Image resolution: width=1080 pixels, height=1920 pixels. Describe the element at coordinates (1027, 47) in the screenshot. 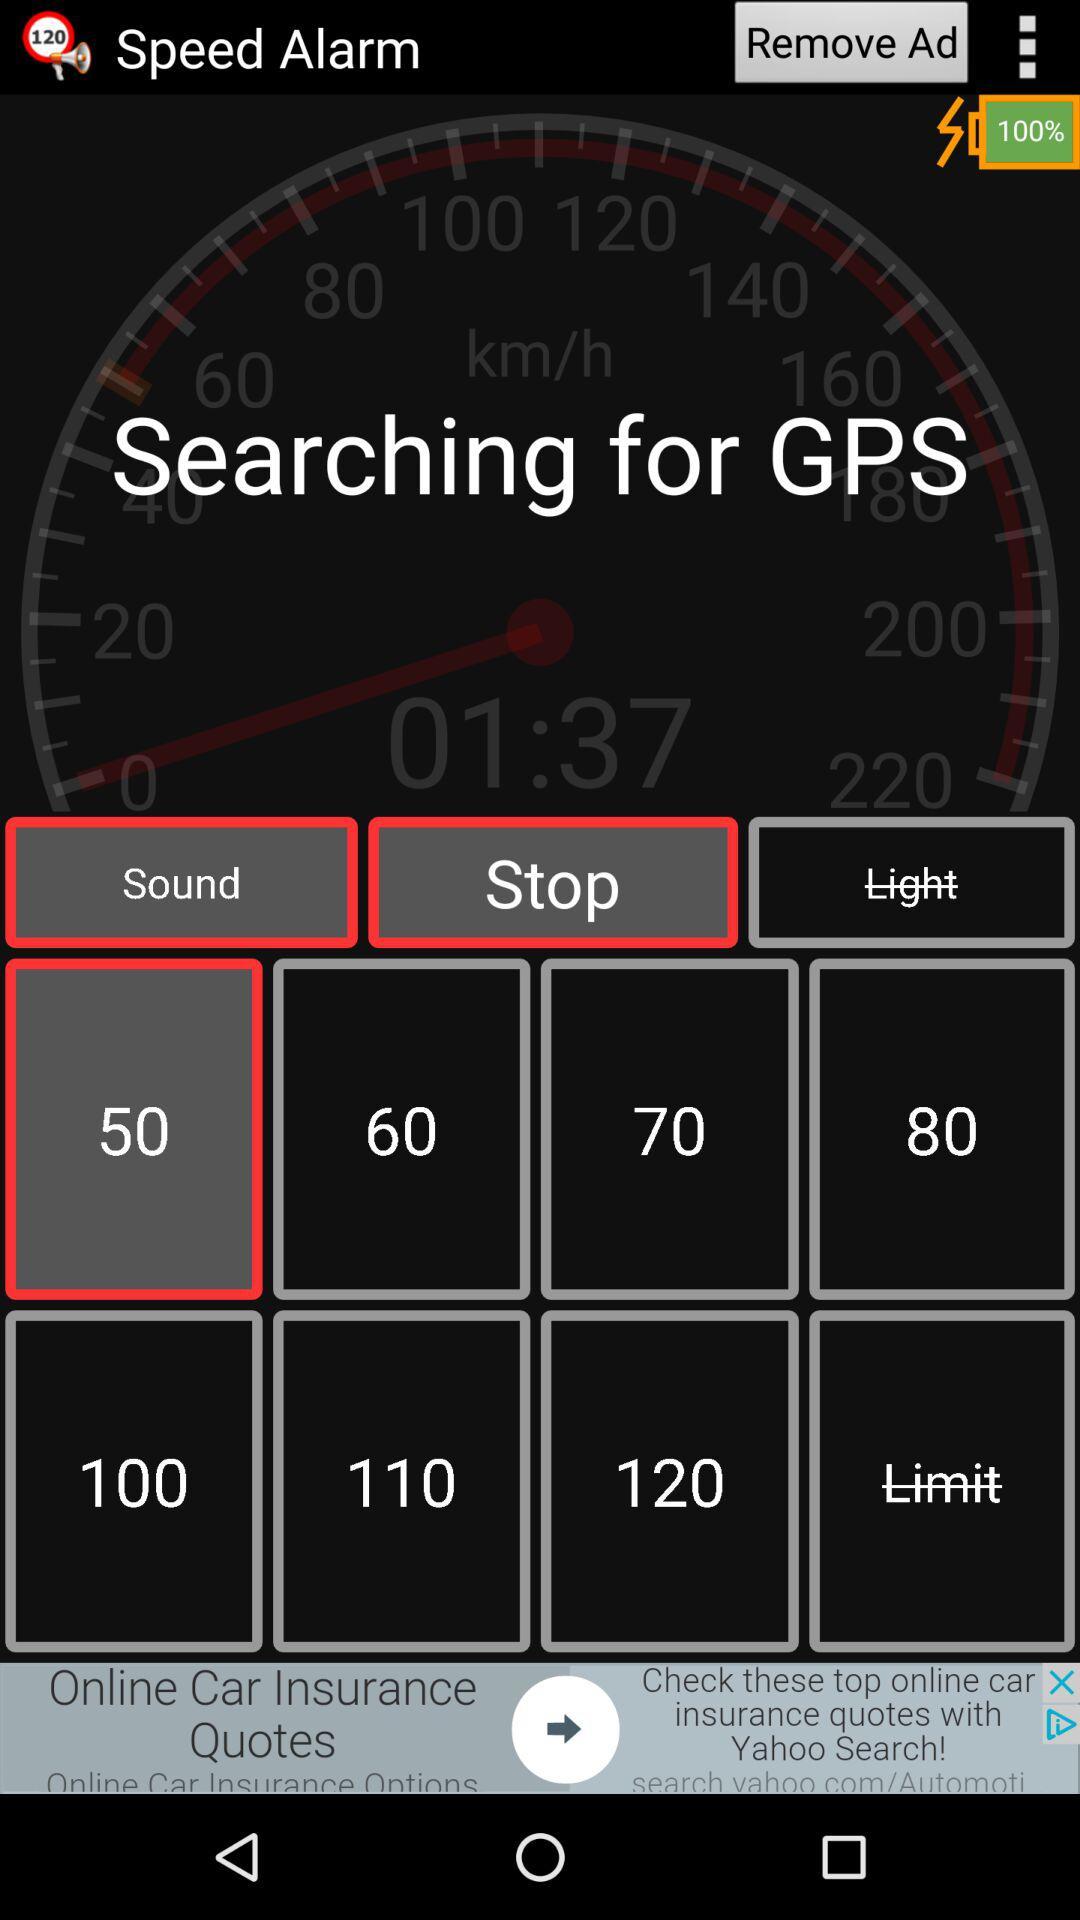

I see `setting option` at that location.